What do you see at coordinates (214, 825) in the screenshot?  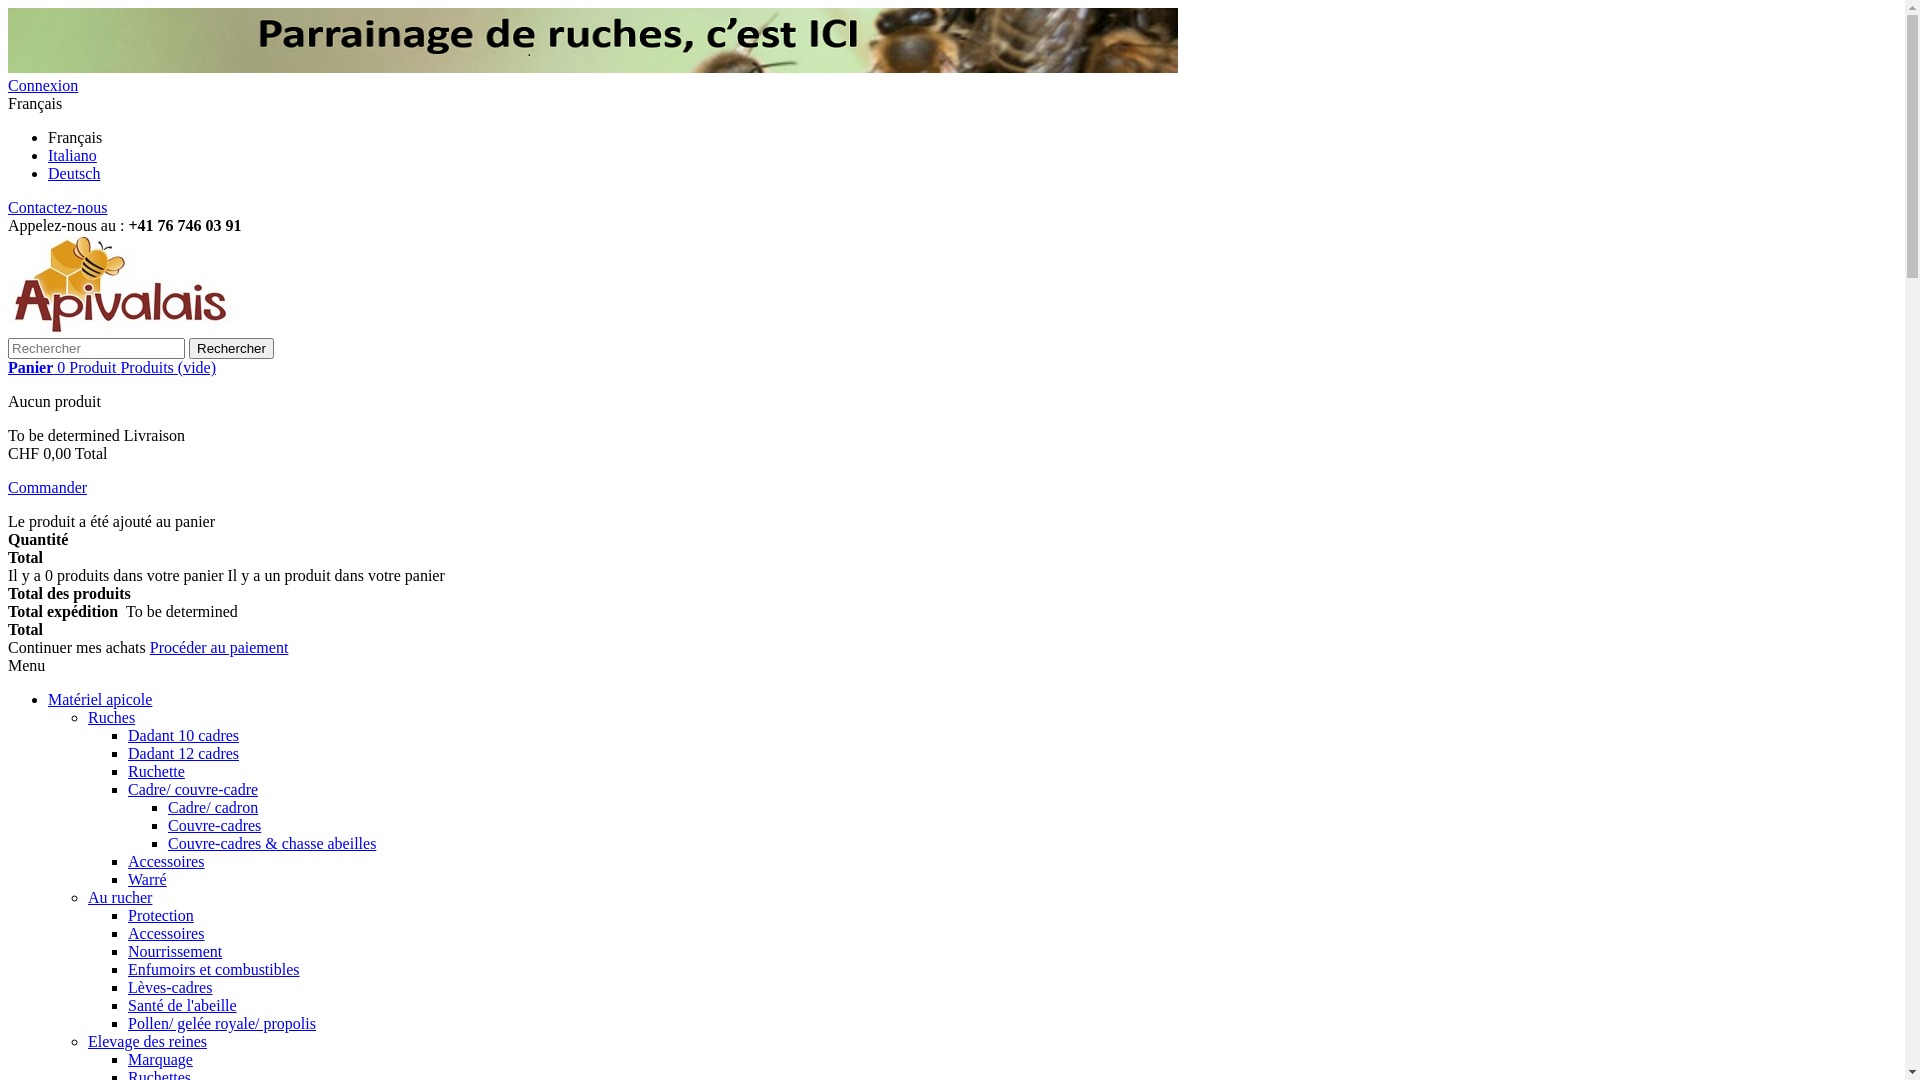 I see `'Couvre-cadres'` at bounding box center [214, 825].